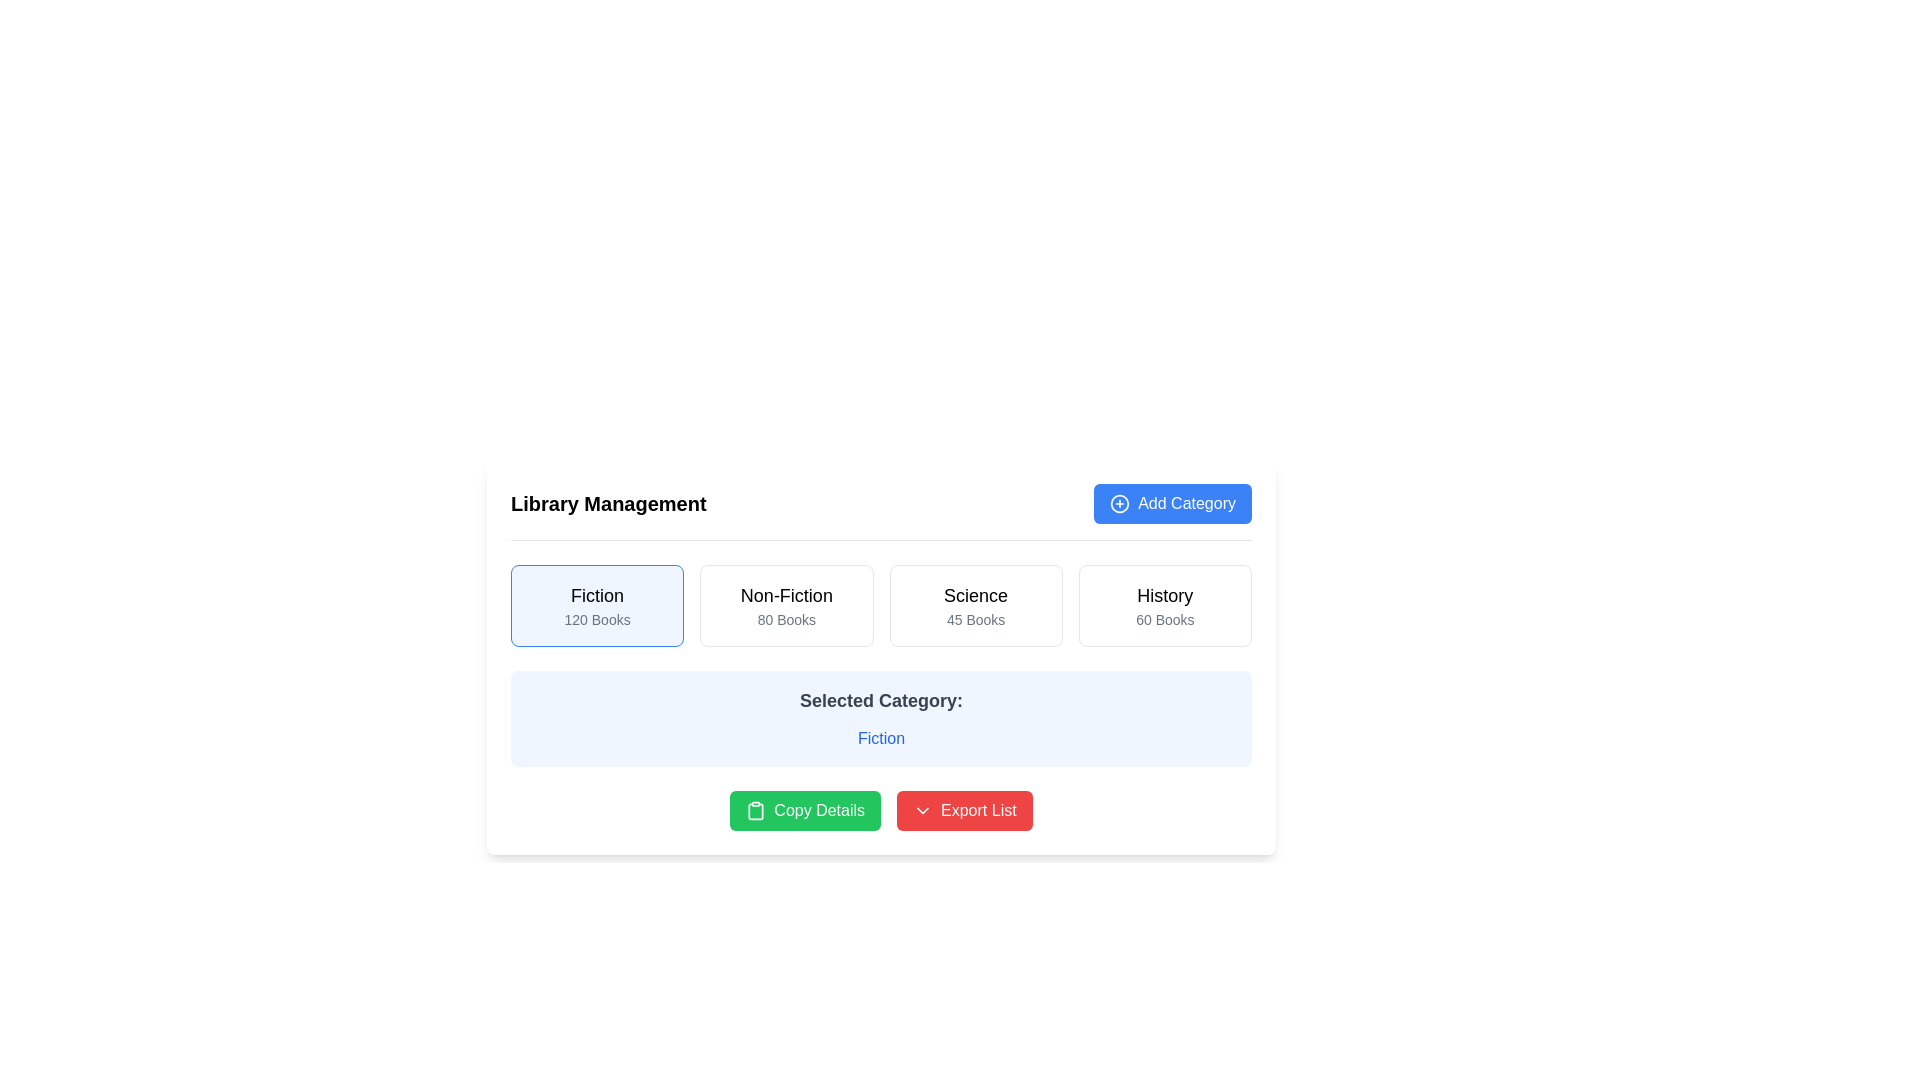 The height and width of the screenshot is (1080, 1920). I want to click on the 'Fiction' category button located at the top left of the grid layout, which has a blue background and displays 'Fiction' and '120 Books', so click(596, 604).